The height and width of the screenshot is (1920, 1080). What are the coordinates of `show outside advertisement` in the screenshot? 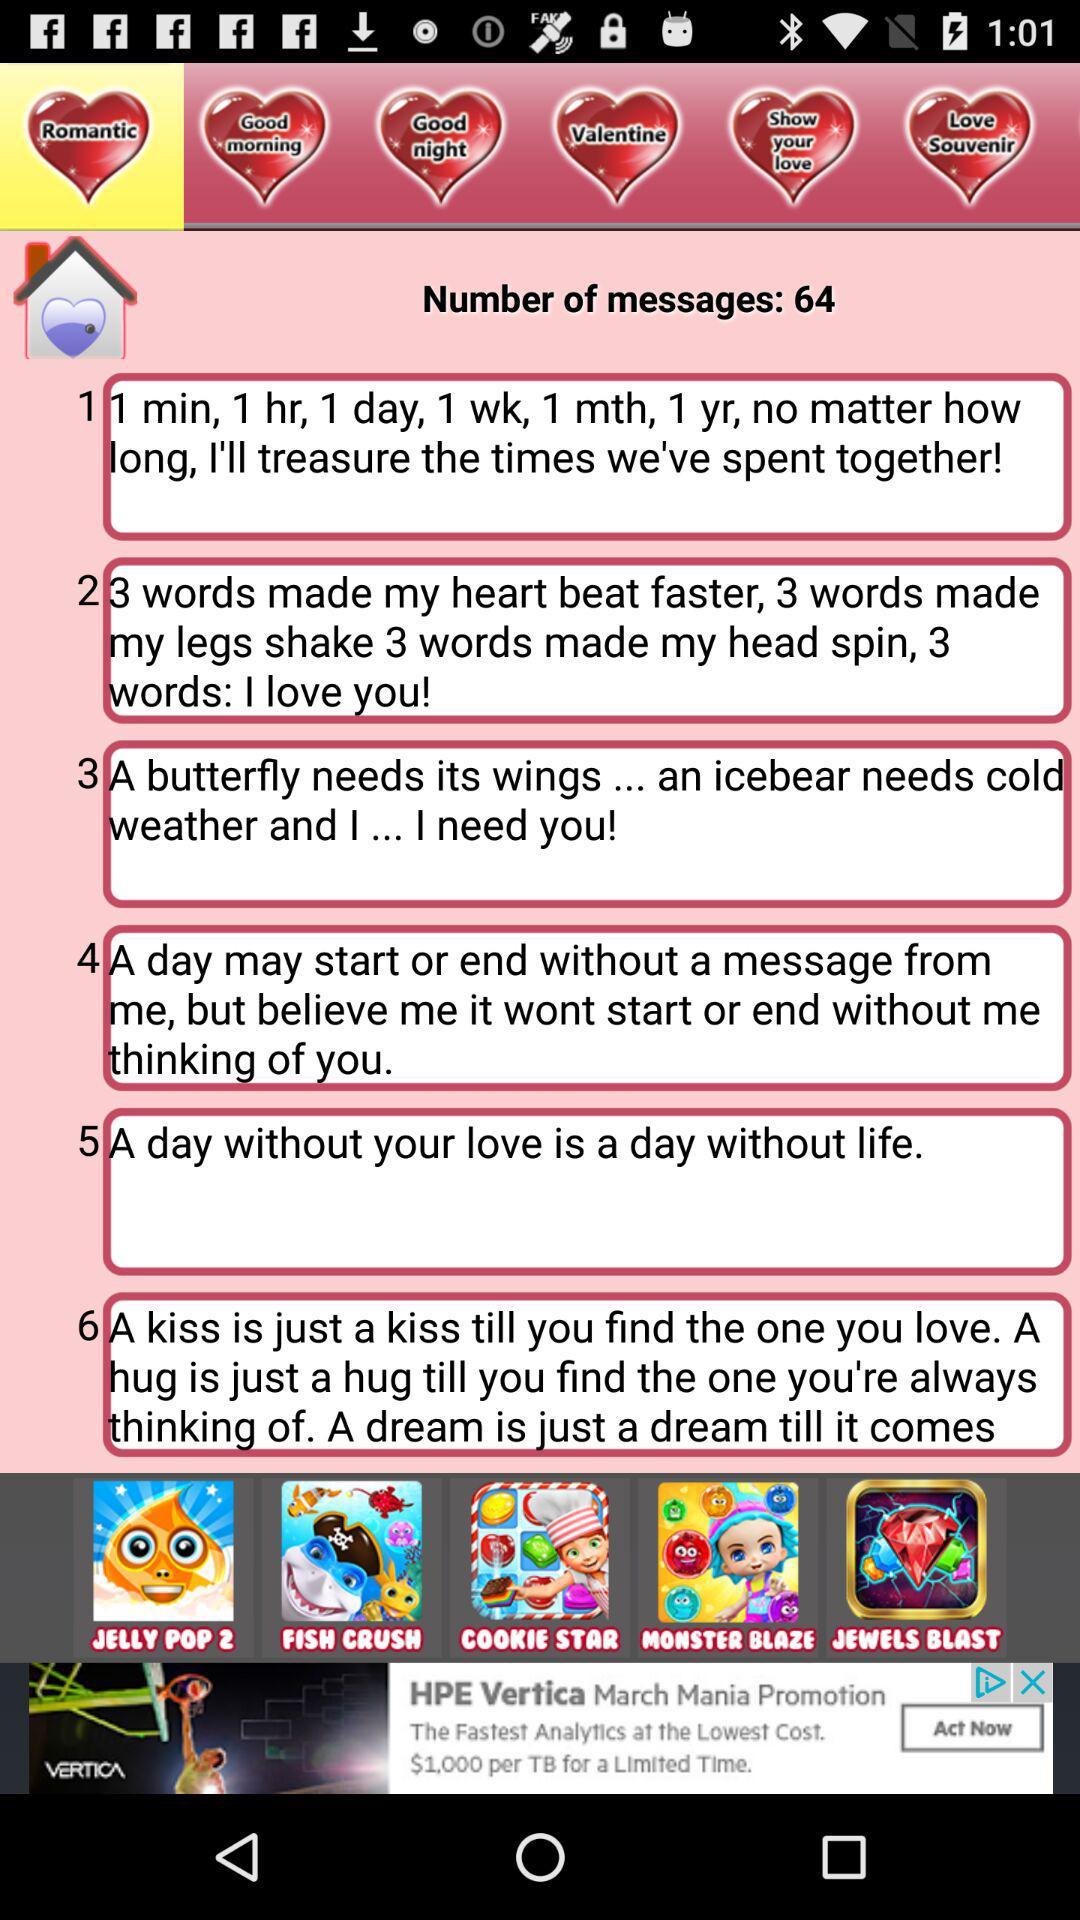 It's located at (540, 1727).